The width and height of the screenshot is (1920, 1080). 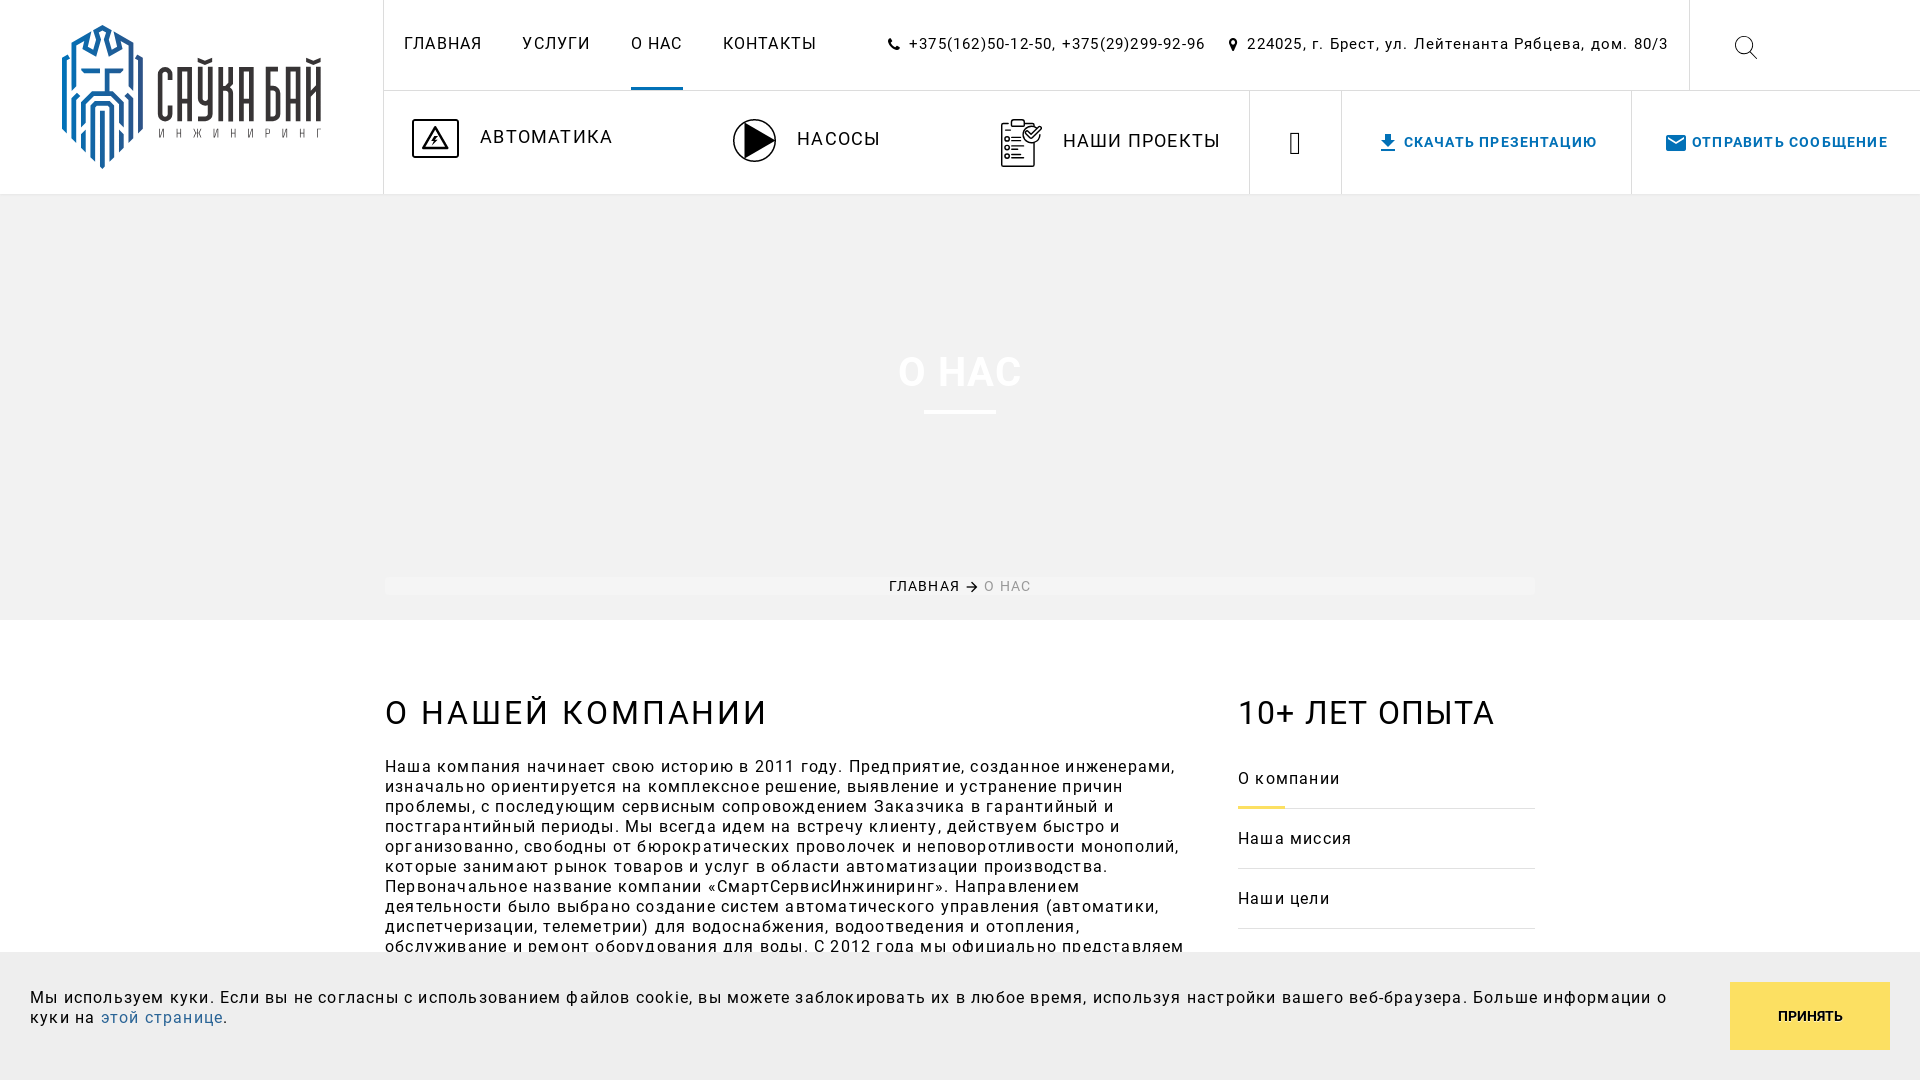 What do you see at coordinates (1055, 43) in the screenshot?
I see `'+375(162)50-12-50, +375(29)299-92-96'` at bounding box center [1055, 43].